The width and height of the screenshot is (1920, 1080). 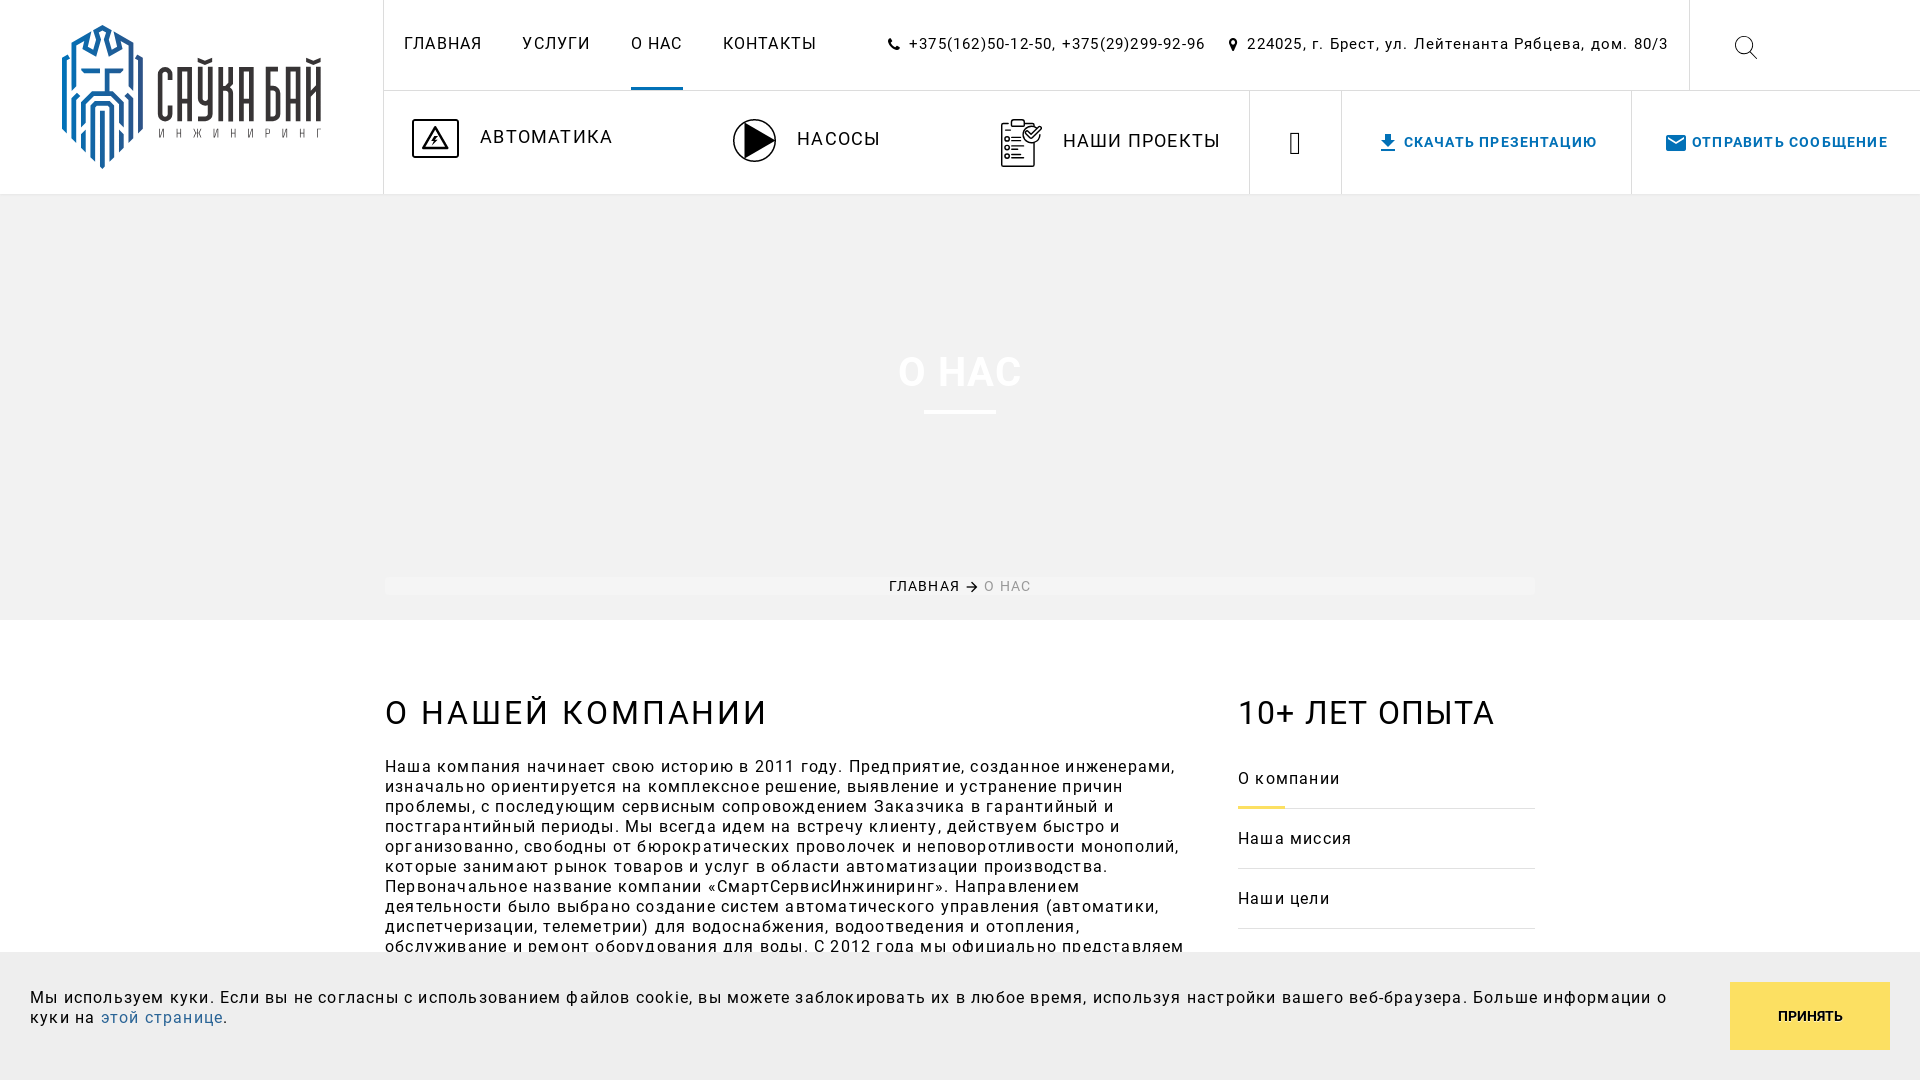 What do you see at coordinates (1055, 43) in the screenshot?
I see `'+375(162)50-12-50, +375(29)299-92-96'` at bounding box center [1055, 43].